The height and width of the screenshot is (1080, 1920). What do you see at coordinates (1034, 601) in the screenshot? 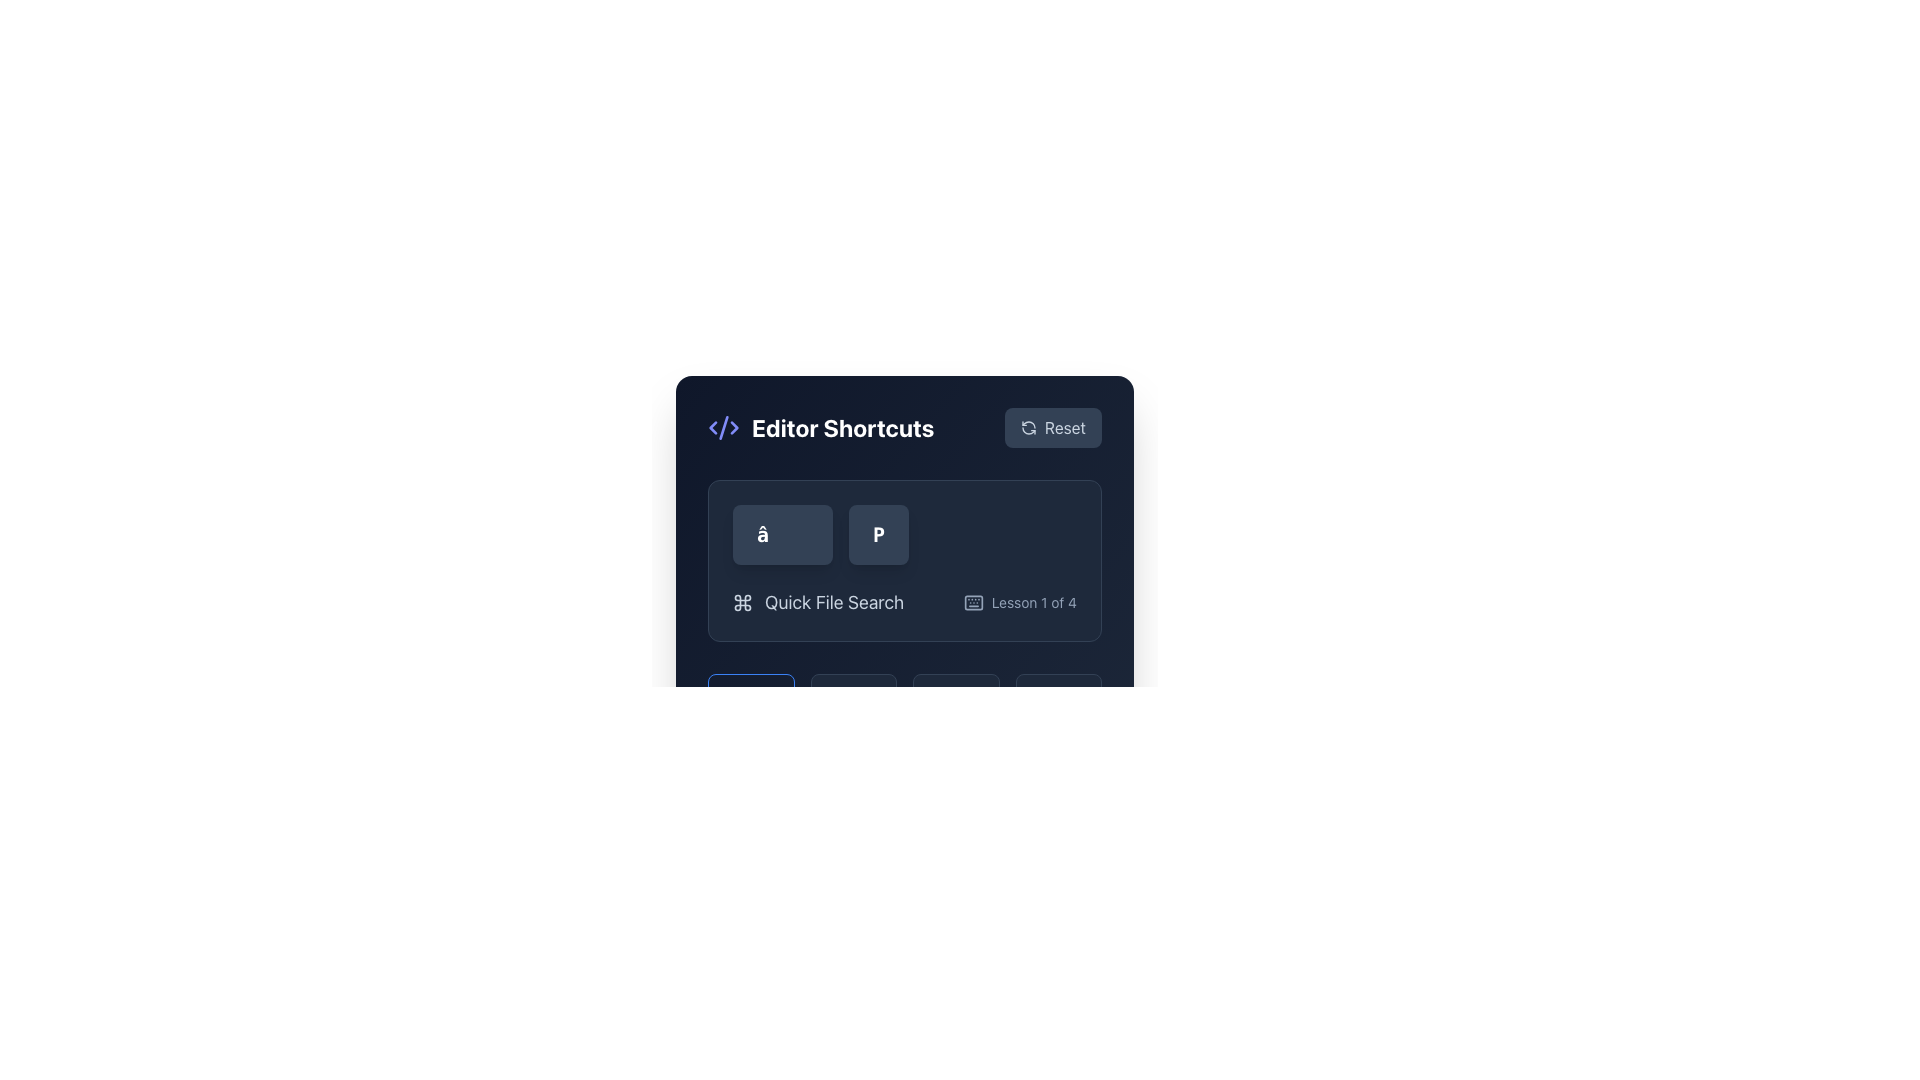
I see `the informative text label indicating the current lesson as the first out of four lessons, located to the right of the keyboard icon in the 'Editor Shortcuts' section` at bounding box center [1034, 601].